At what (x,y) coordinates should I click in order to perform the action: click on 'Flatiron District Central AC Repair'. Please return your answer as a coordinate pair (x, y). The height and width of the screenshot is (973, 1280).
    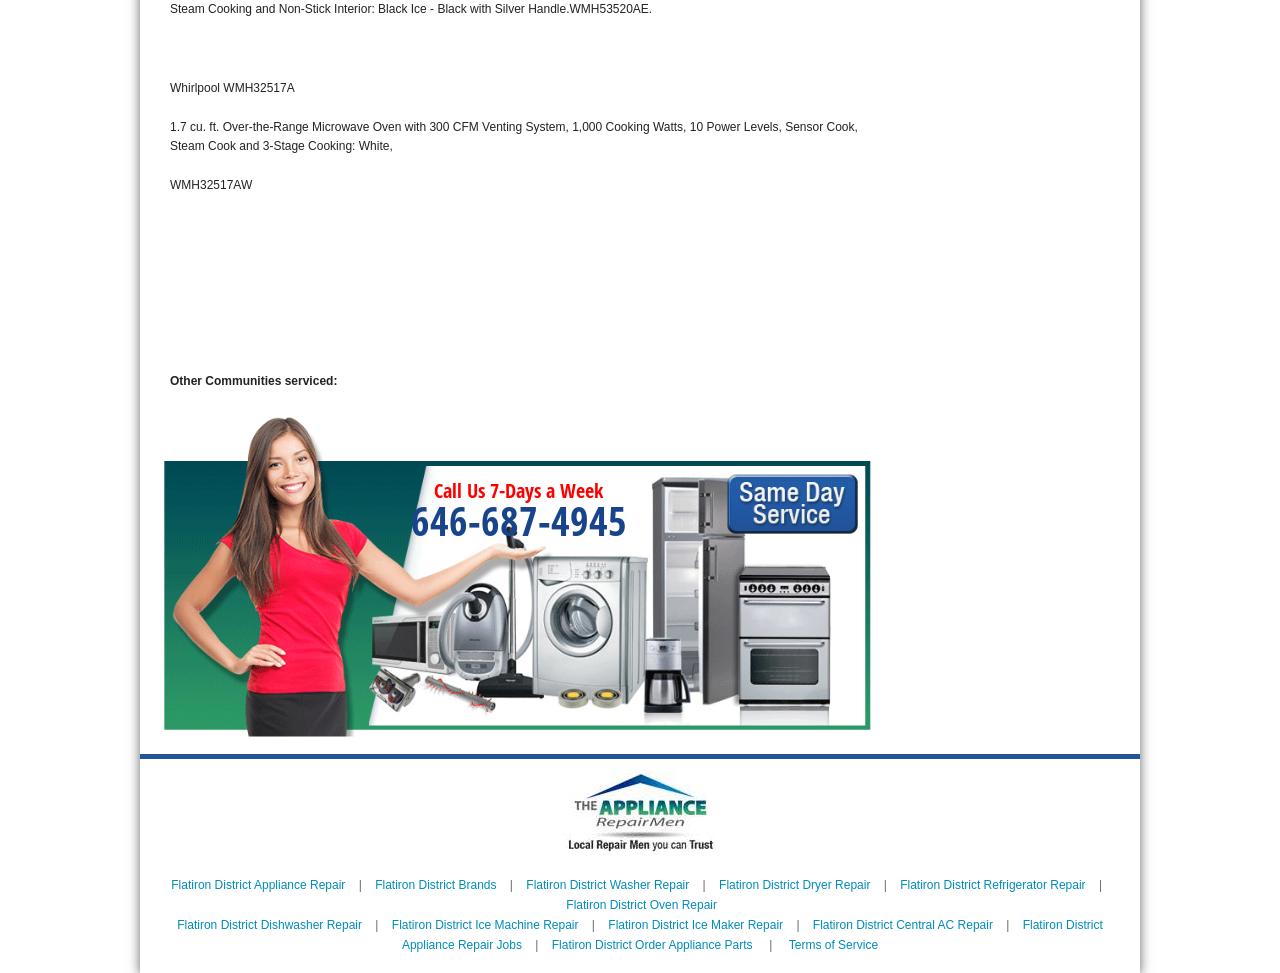
    Looking at the image, I should click on (901, 924).